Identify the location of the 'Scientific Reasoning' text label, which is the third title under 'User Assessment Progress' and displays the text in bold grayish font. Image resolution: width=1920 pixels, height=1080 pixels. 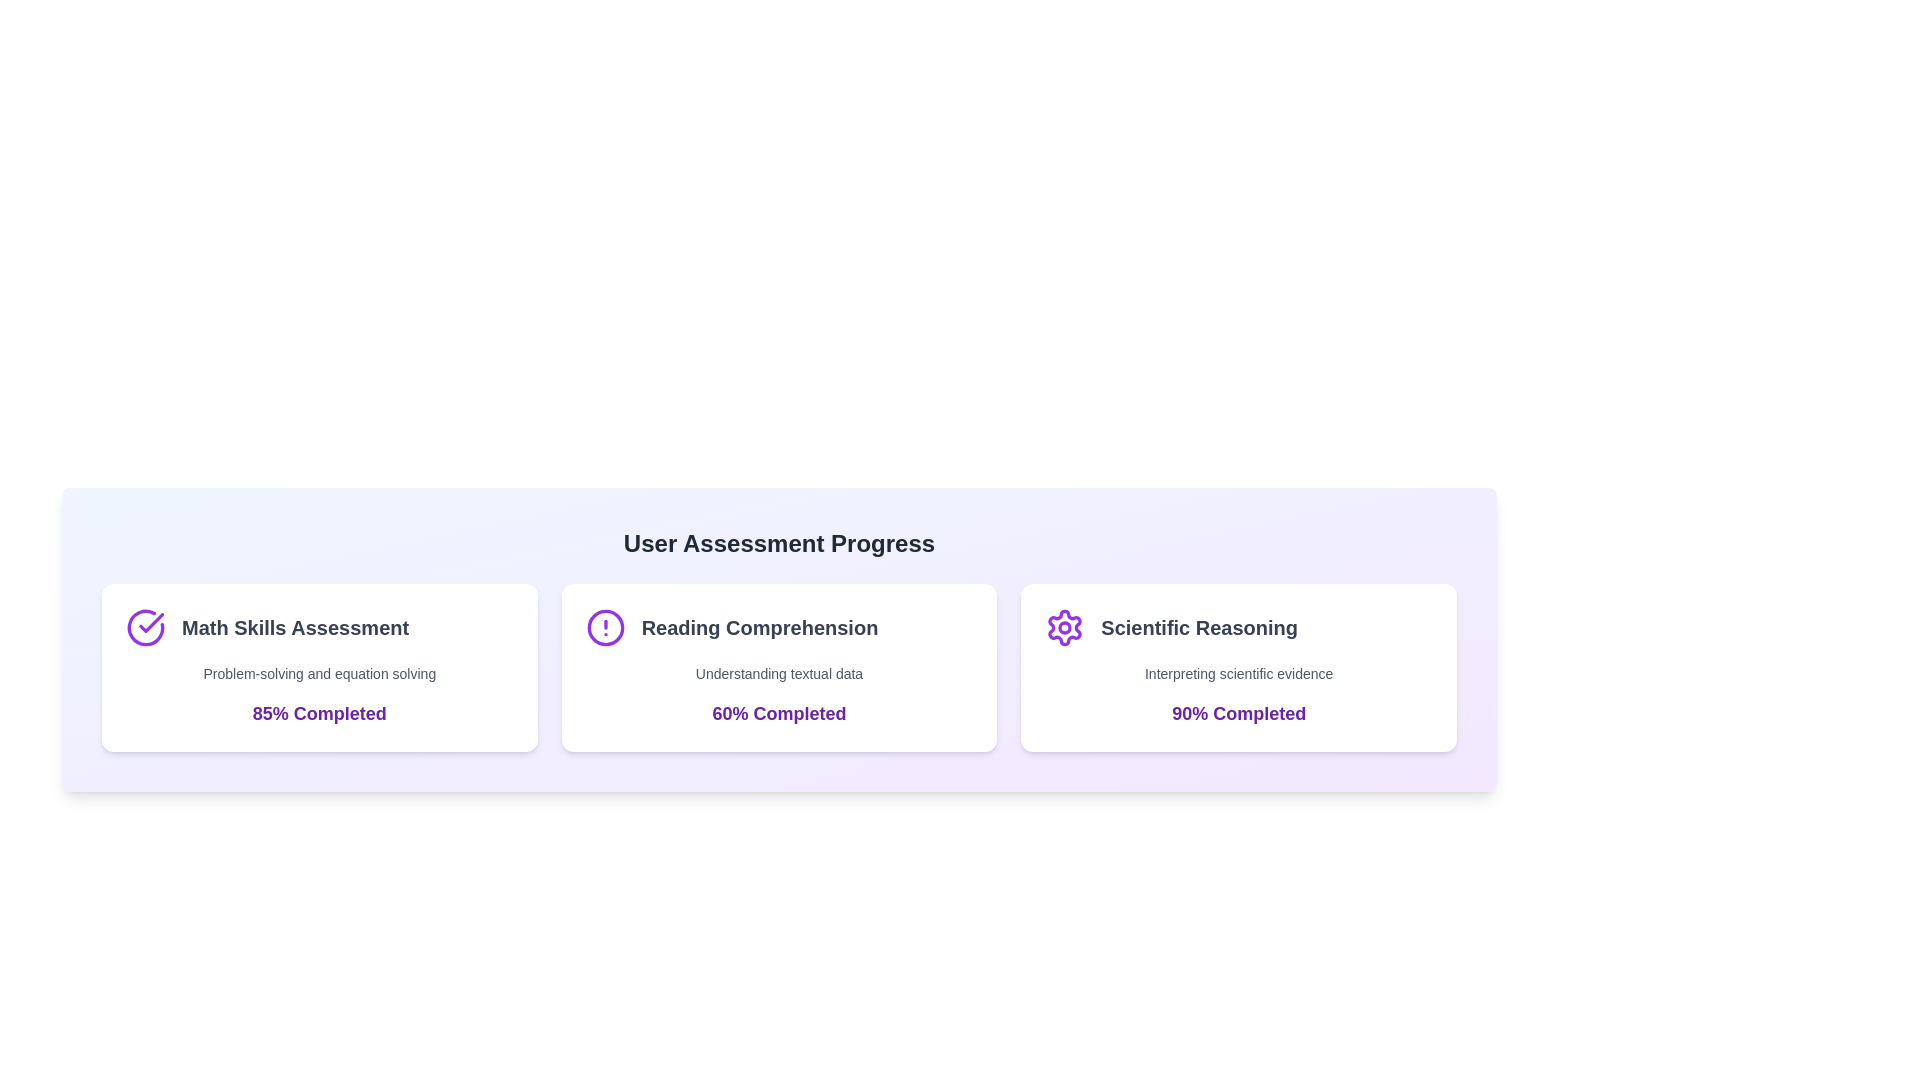
(1199, 627).